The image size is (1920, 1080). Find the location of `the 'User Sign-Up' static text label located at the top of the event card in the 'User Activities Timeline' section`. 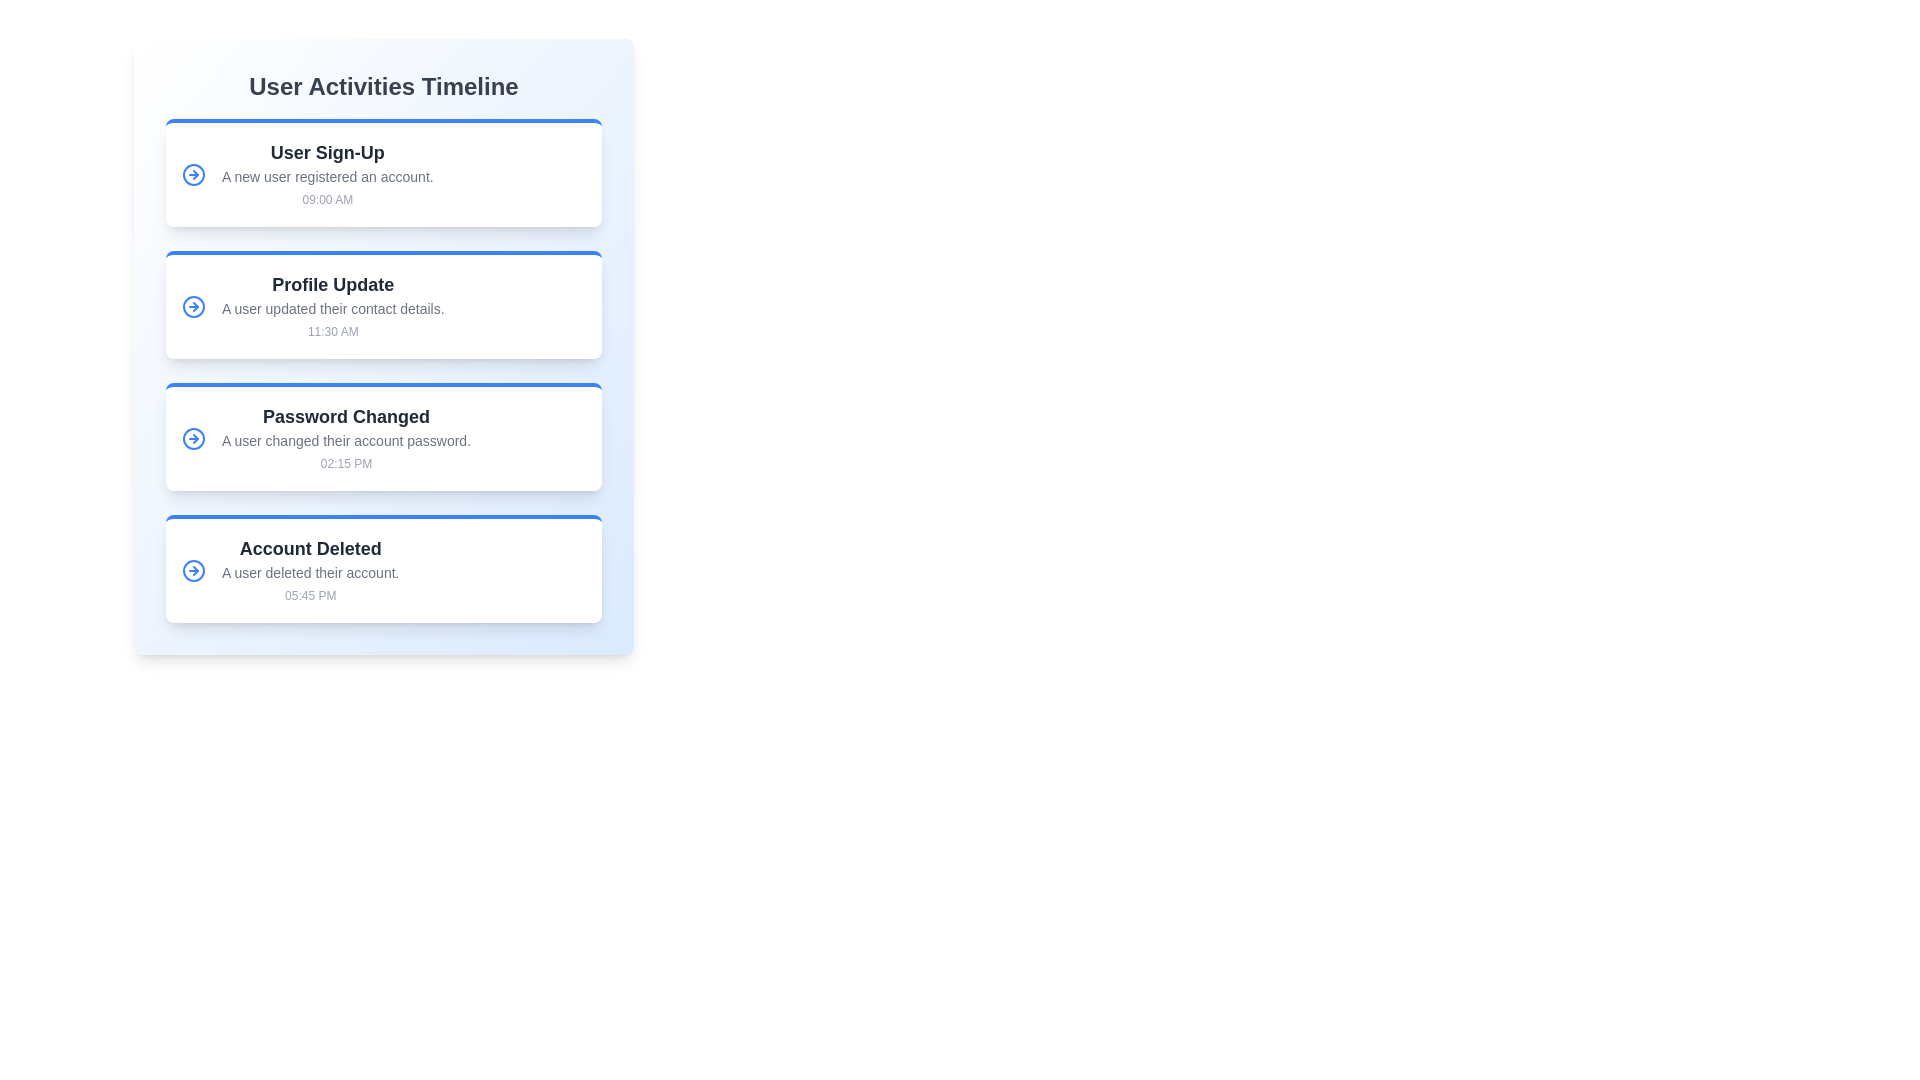

the 'User Sign-Up' static text label located at the top of the event card in the 'User Activities Timeline' section is located at coordinates (327, 152).